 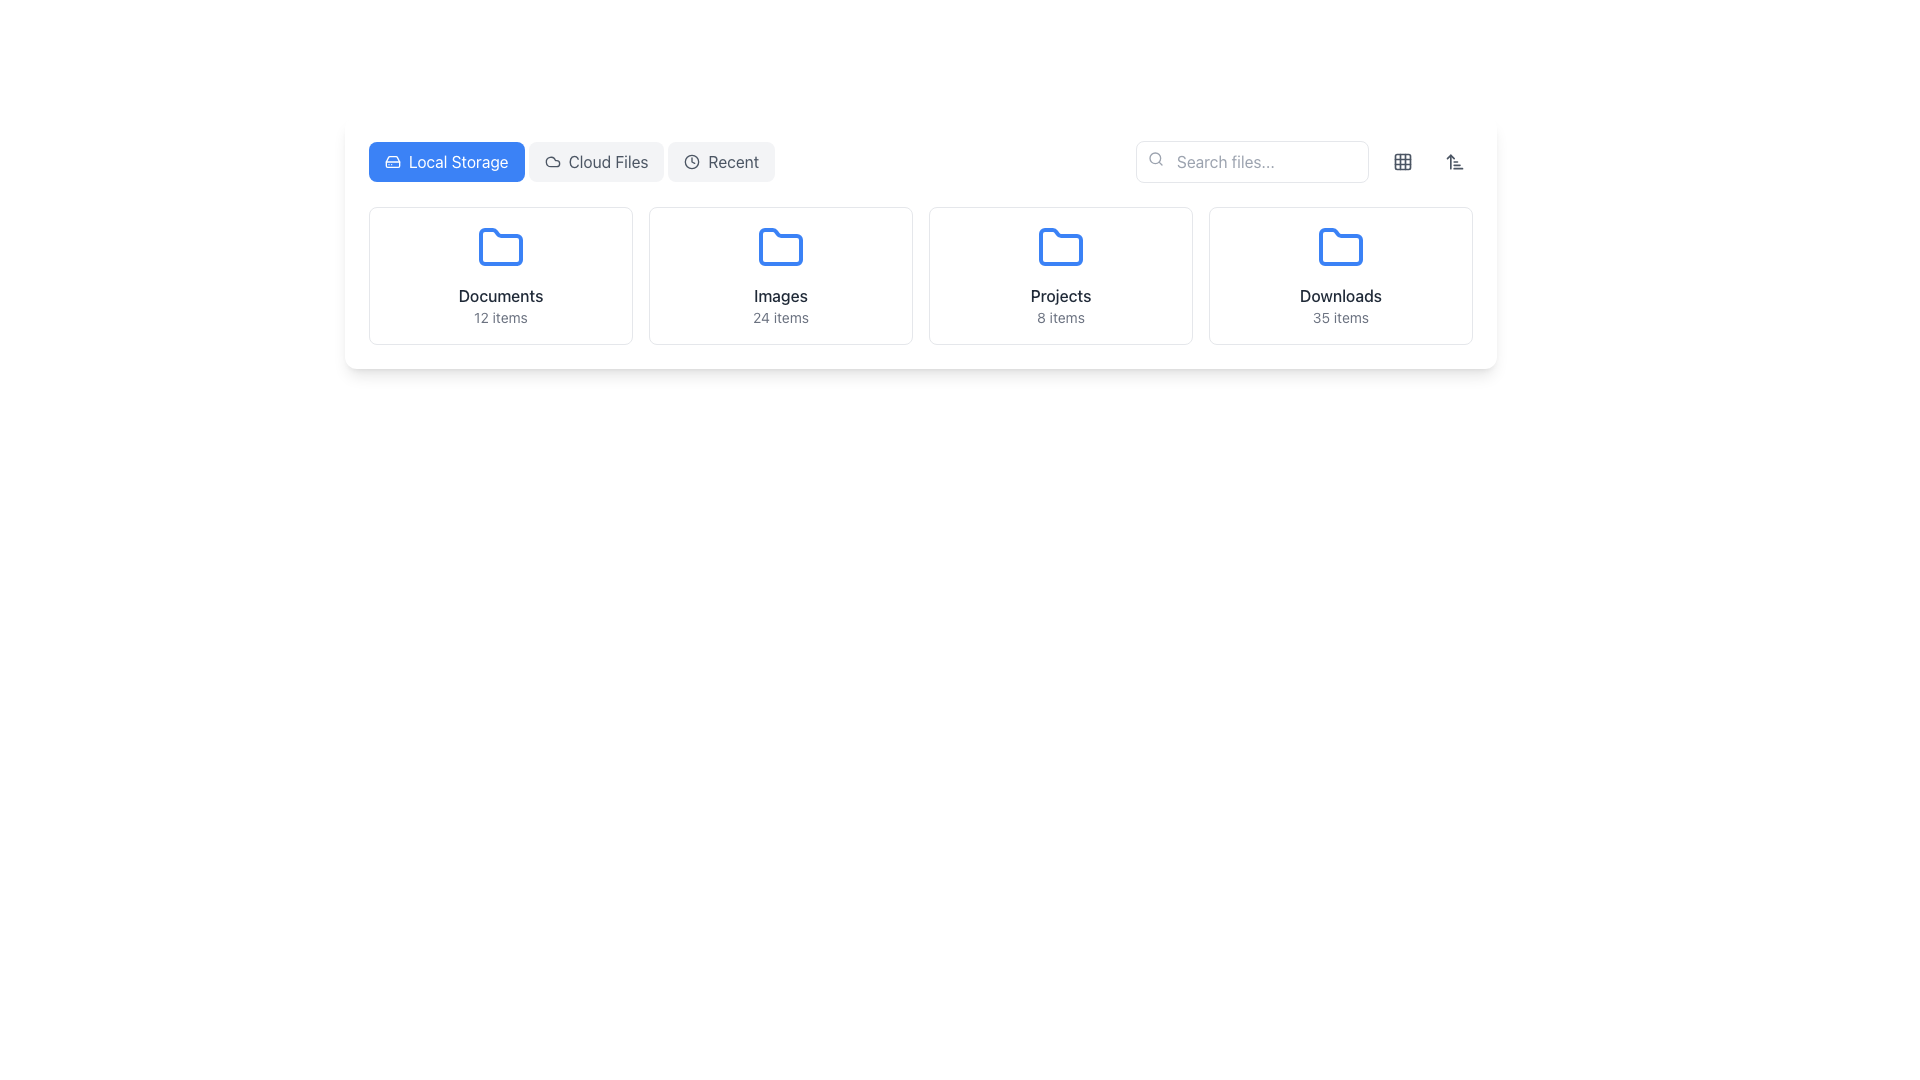 I want to click on the second folder card in the grid of folders, so click(x=780, y=276).